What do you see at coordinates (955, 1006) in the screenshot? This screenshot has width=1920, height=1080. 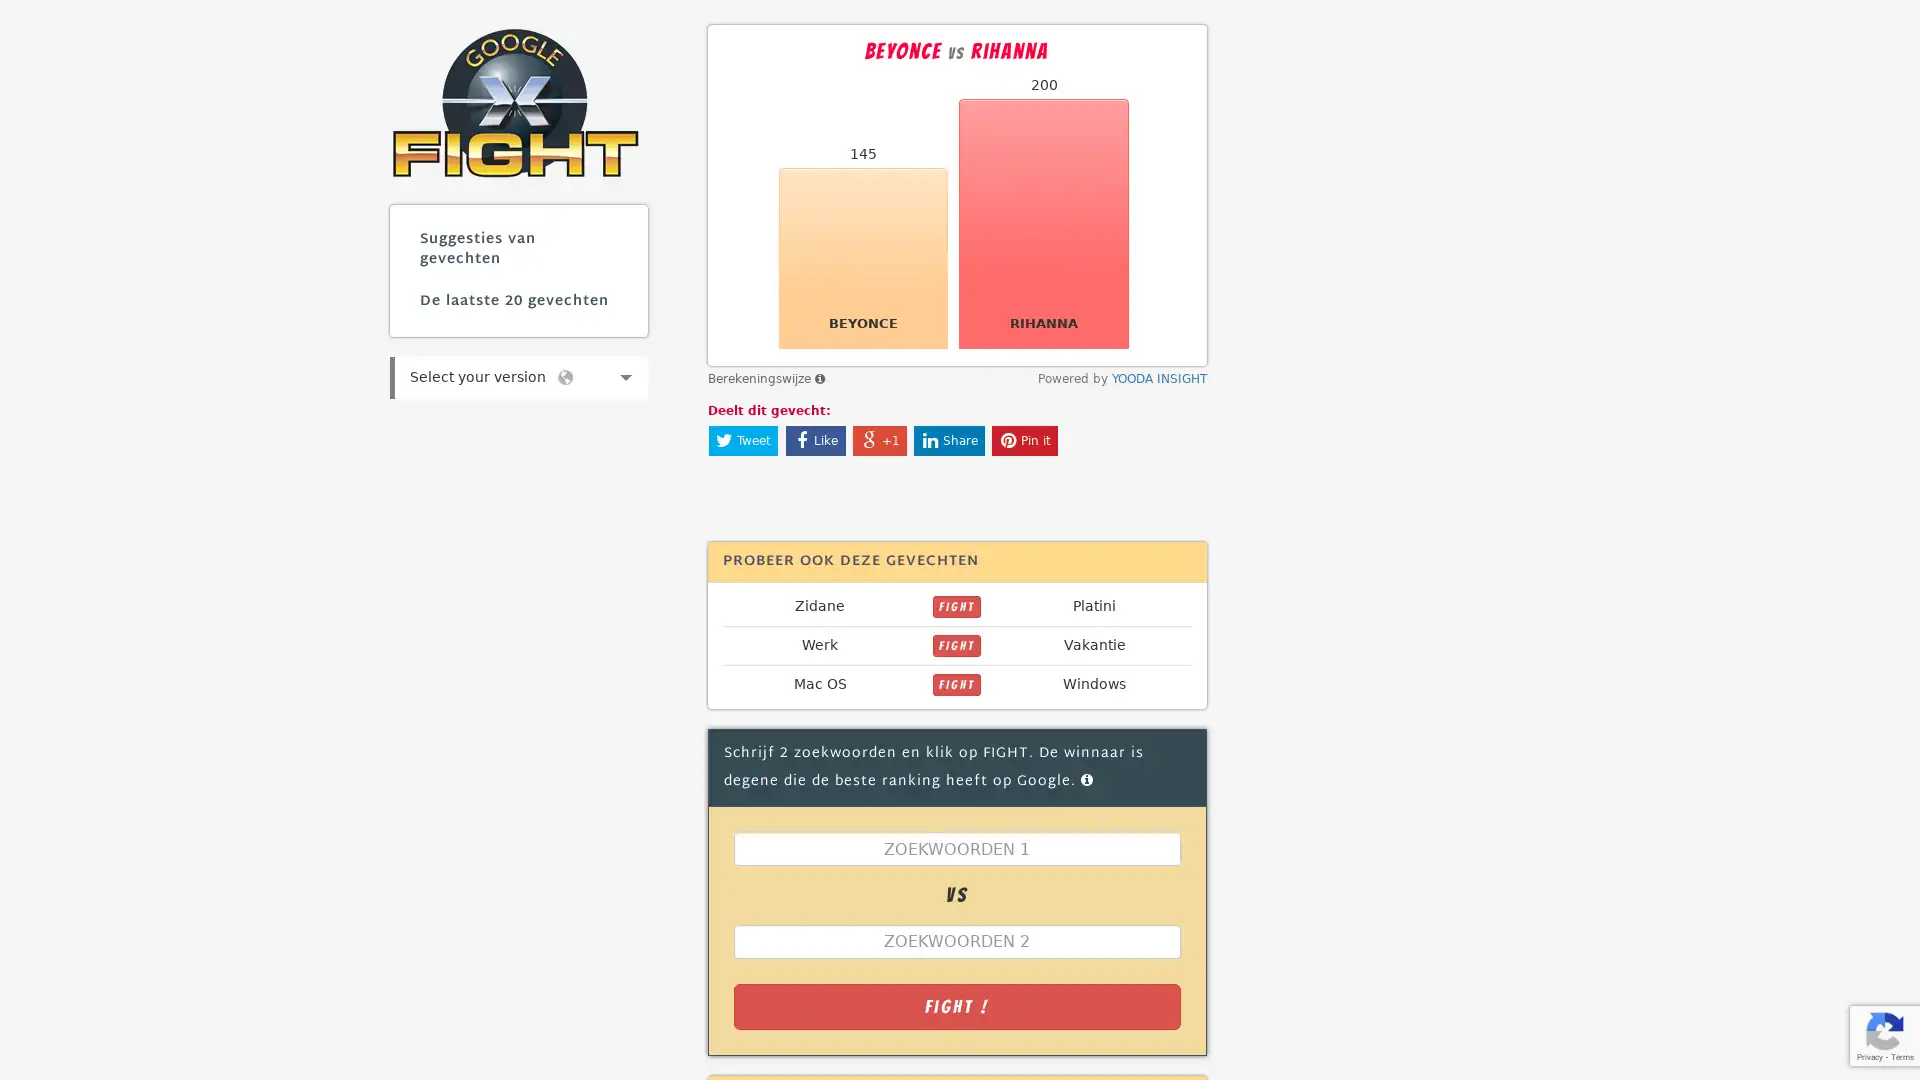 I see `Fight !` at bounding box center [955, 1006].